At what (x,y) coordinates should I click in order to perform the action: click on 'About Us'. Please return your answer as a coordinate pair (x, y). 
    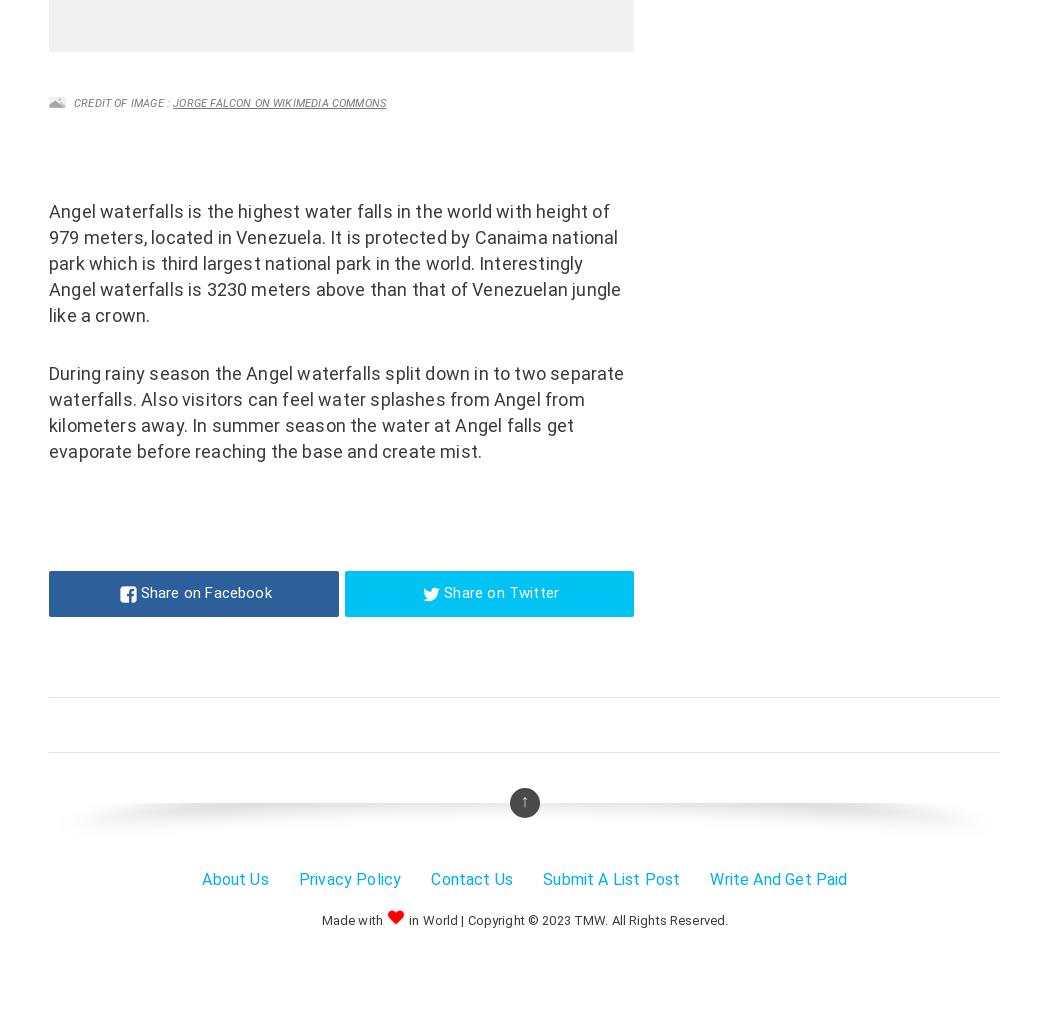
    Looking at the image, I should click on (234, 878).